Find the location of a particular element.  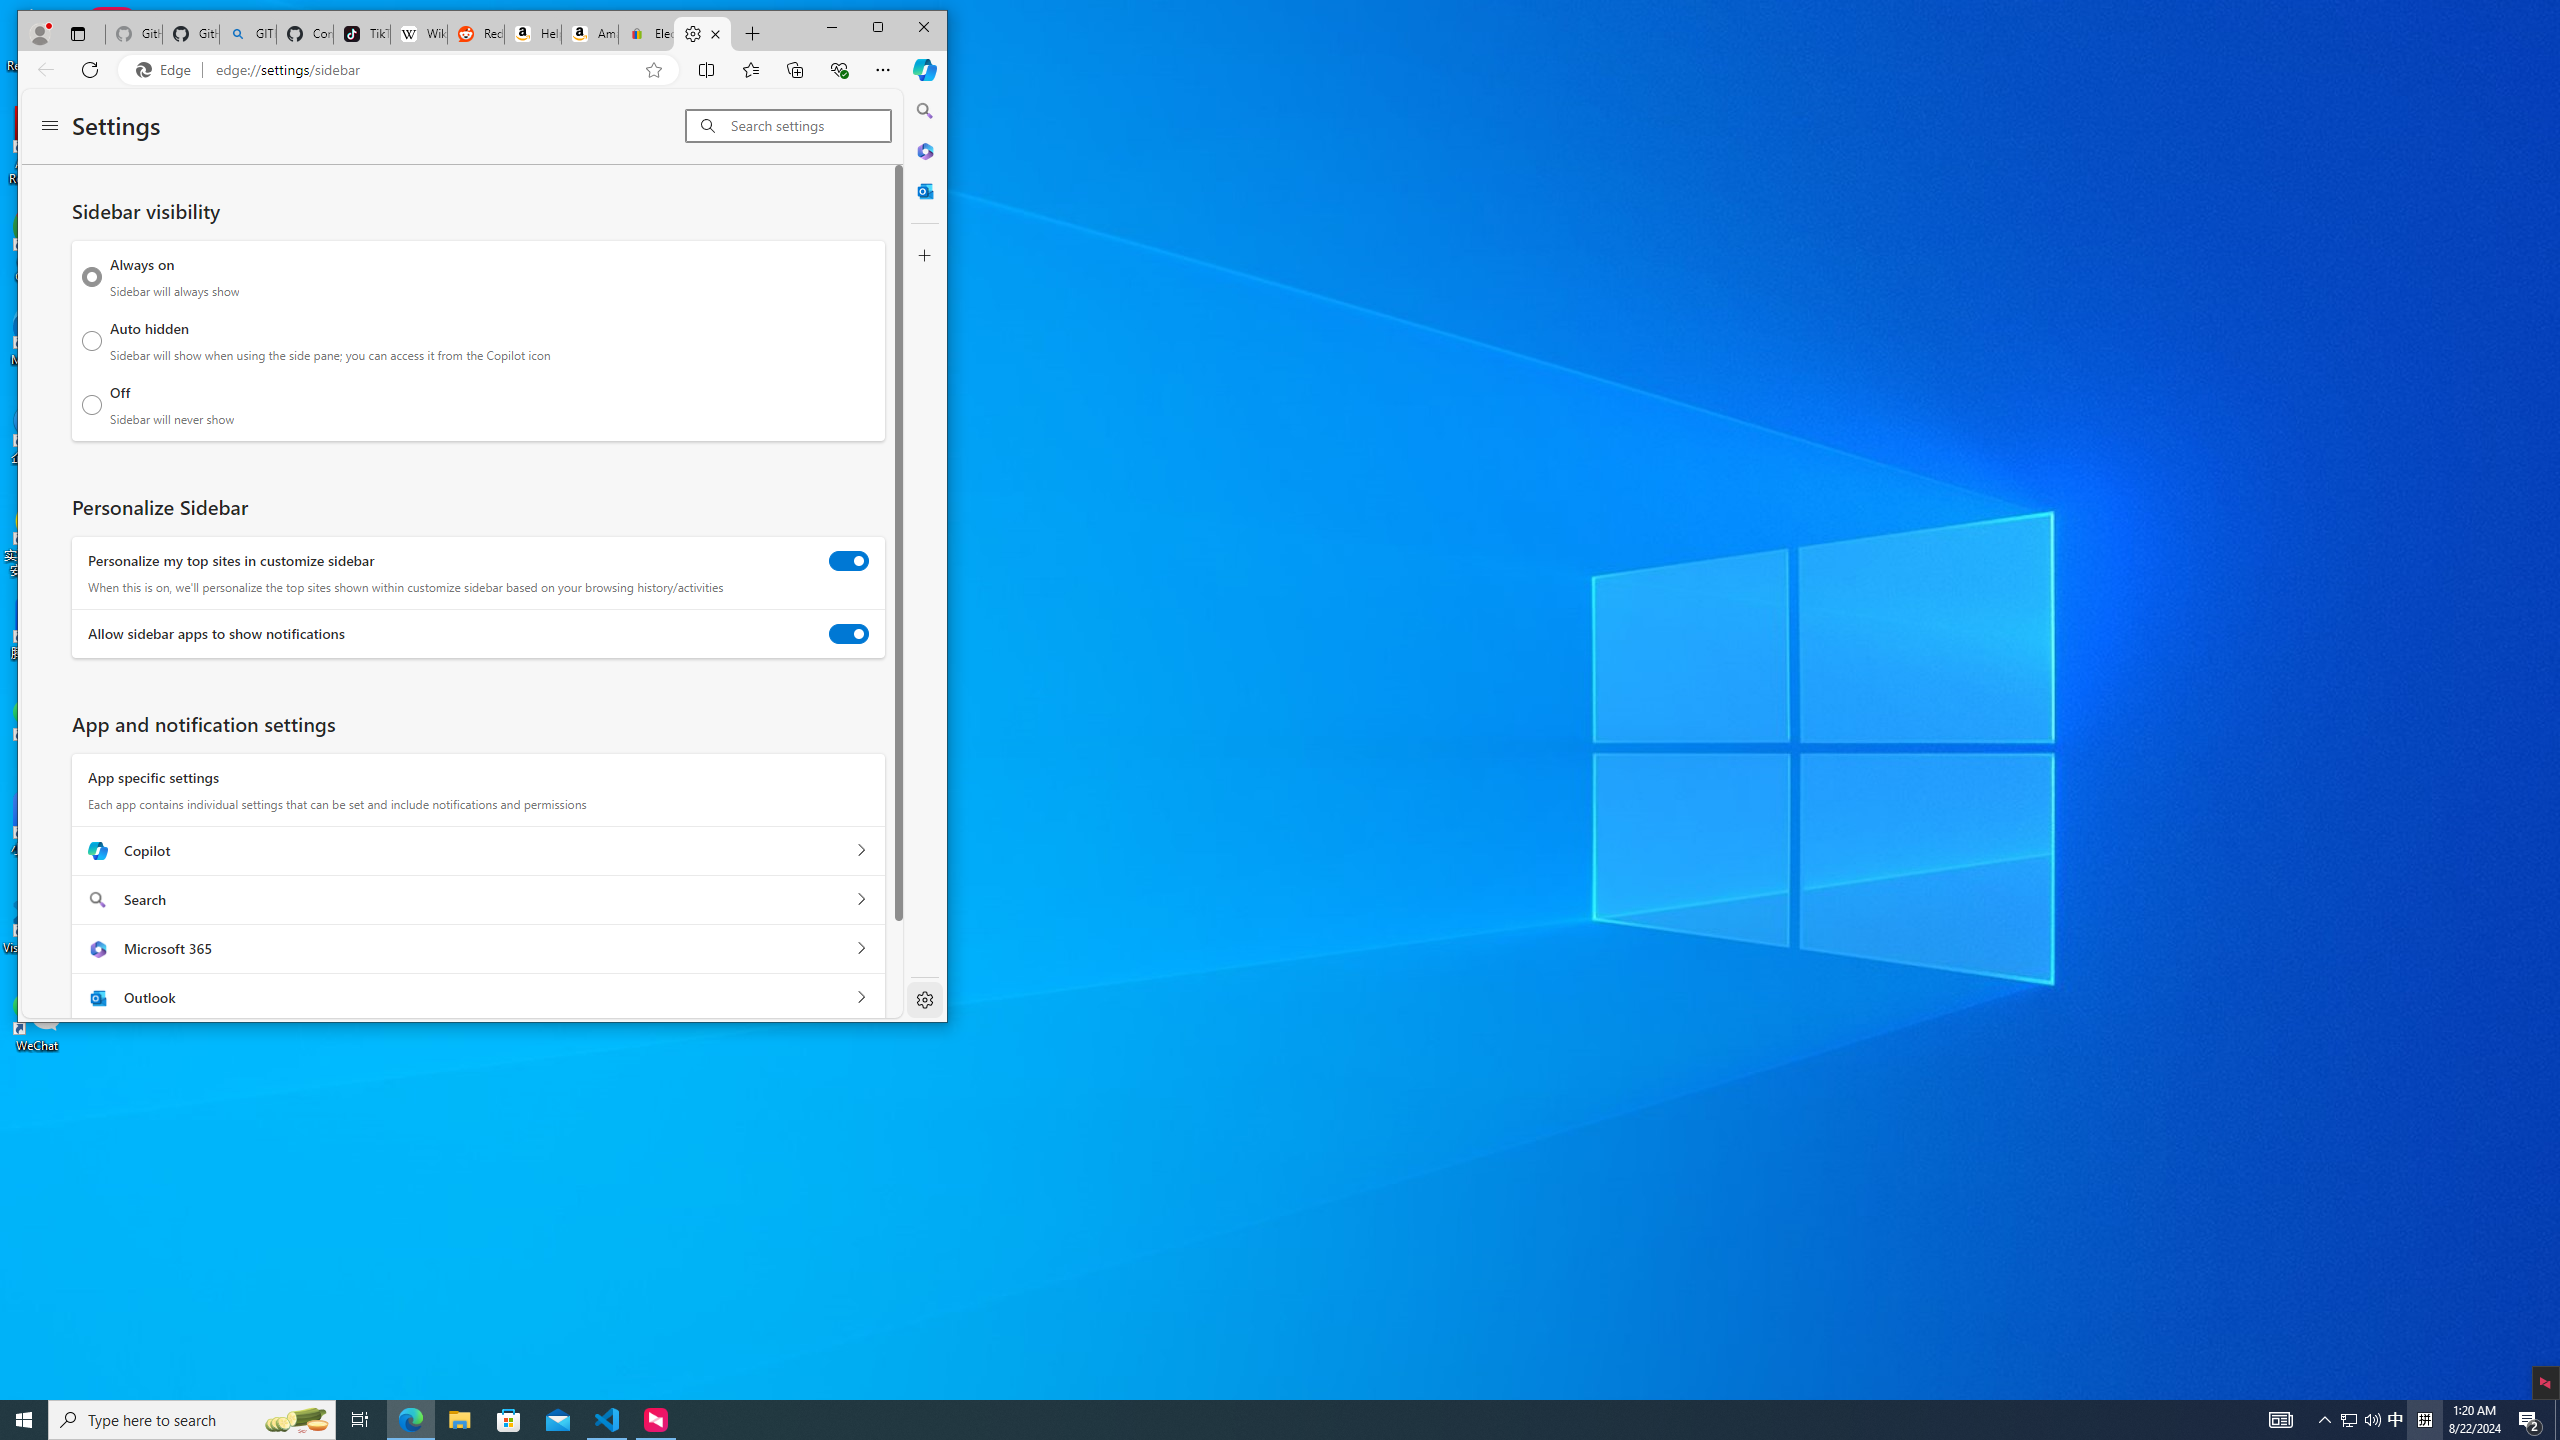

'Microsoft Edge - 1 running window' is located at coordinates (409, 1418).